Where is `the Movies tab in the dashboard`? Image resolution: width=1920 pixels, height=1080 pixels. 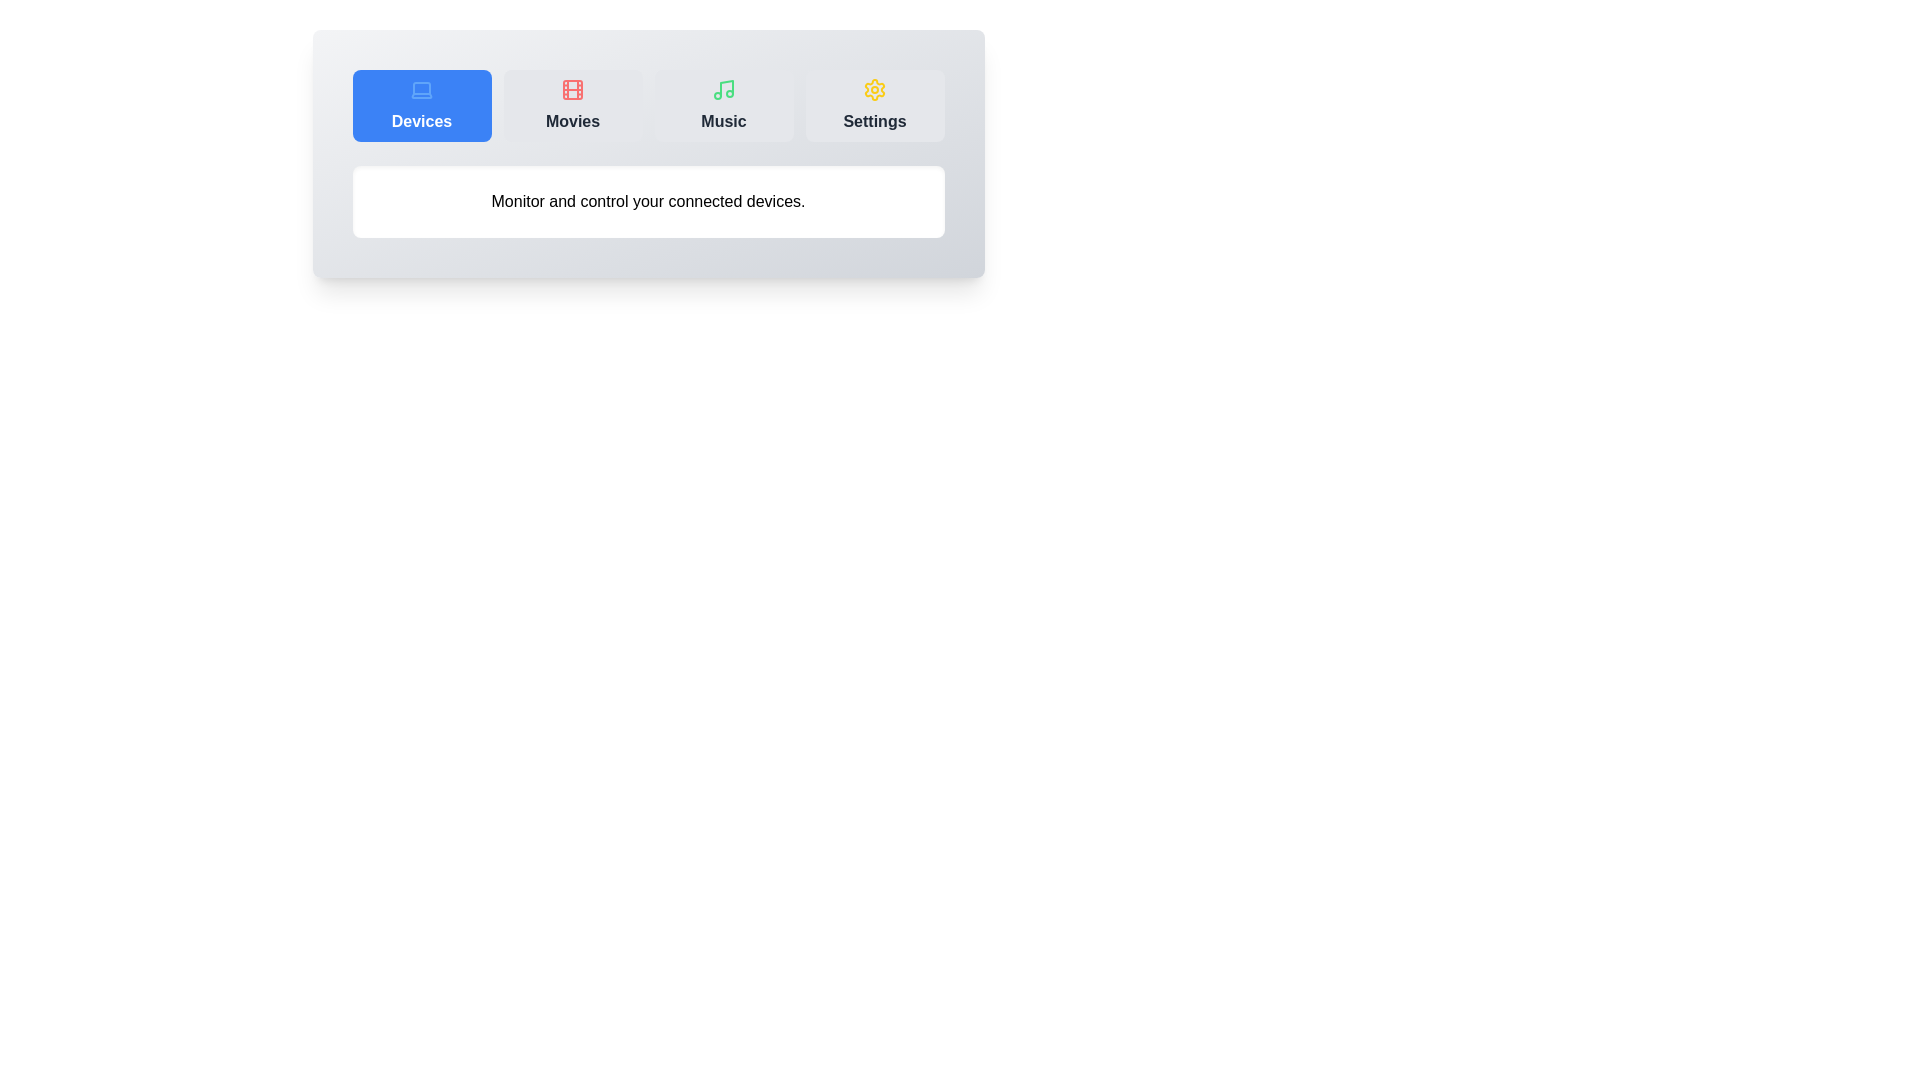
the Movies tab in the dashboard is located at coordinates (571, 105).